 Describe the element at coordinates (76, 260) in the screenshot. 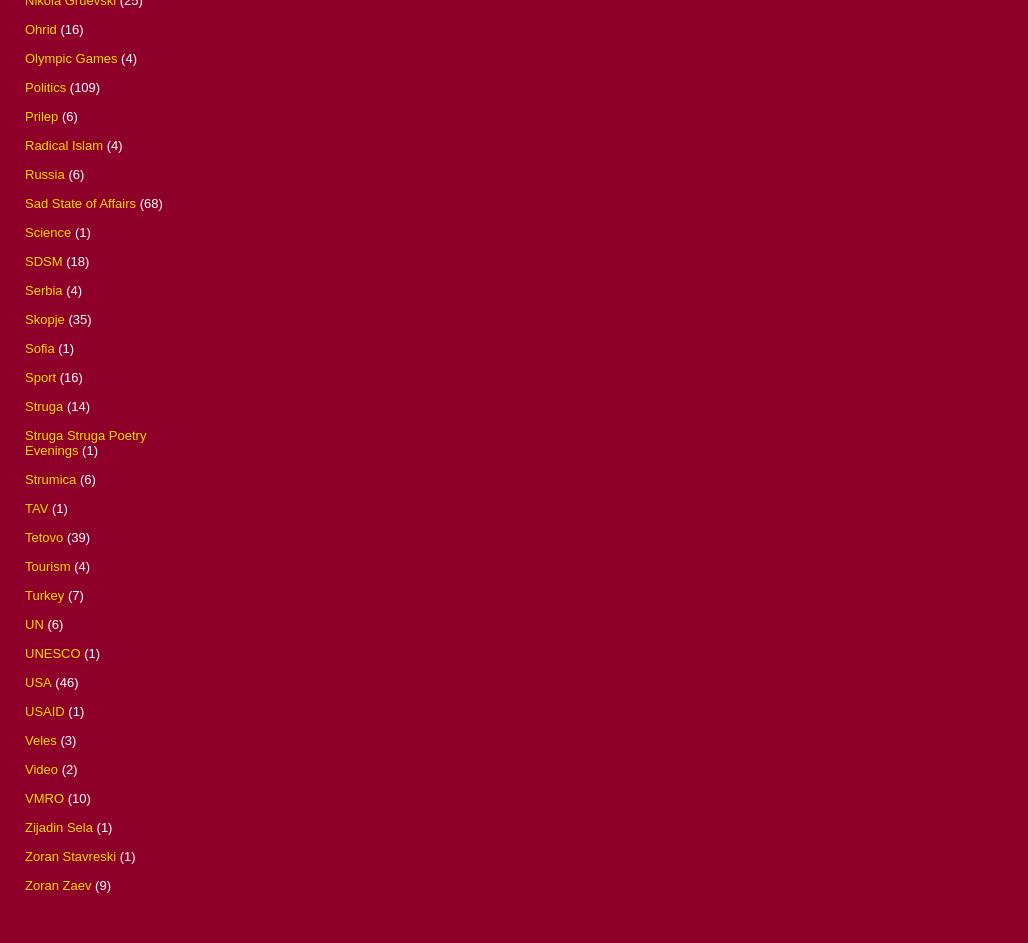

I see `'(18)'` at that location.